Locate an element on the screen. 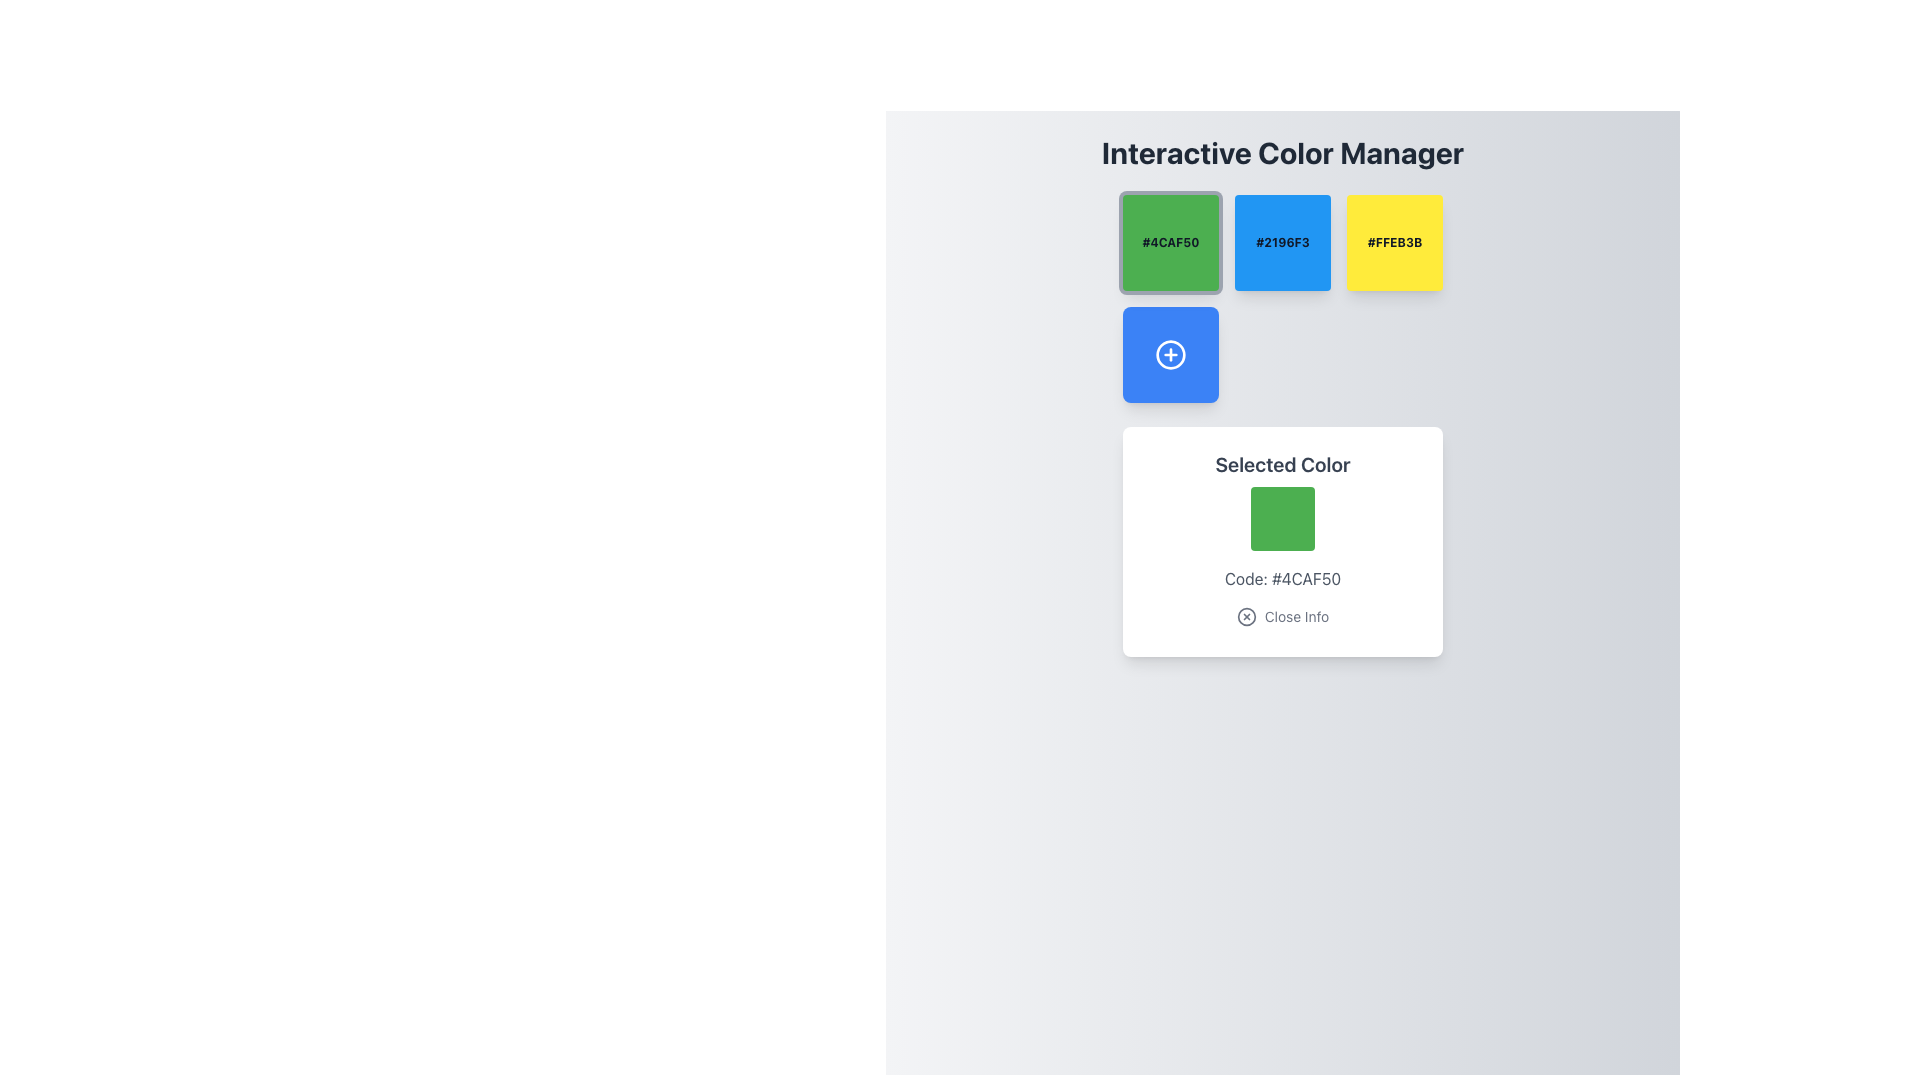  the blue color tile with hexadecimal code '#2196F3', which is the second tile in a grid and located between the green tile '#4CAF50' and the yellow tile '#FFEB3B' is located at coordinates (1282, 242).